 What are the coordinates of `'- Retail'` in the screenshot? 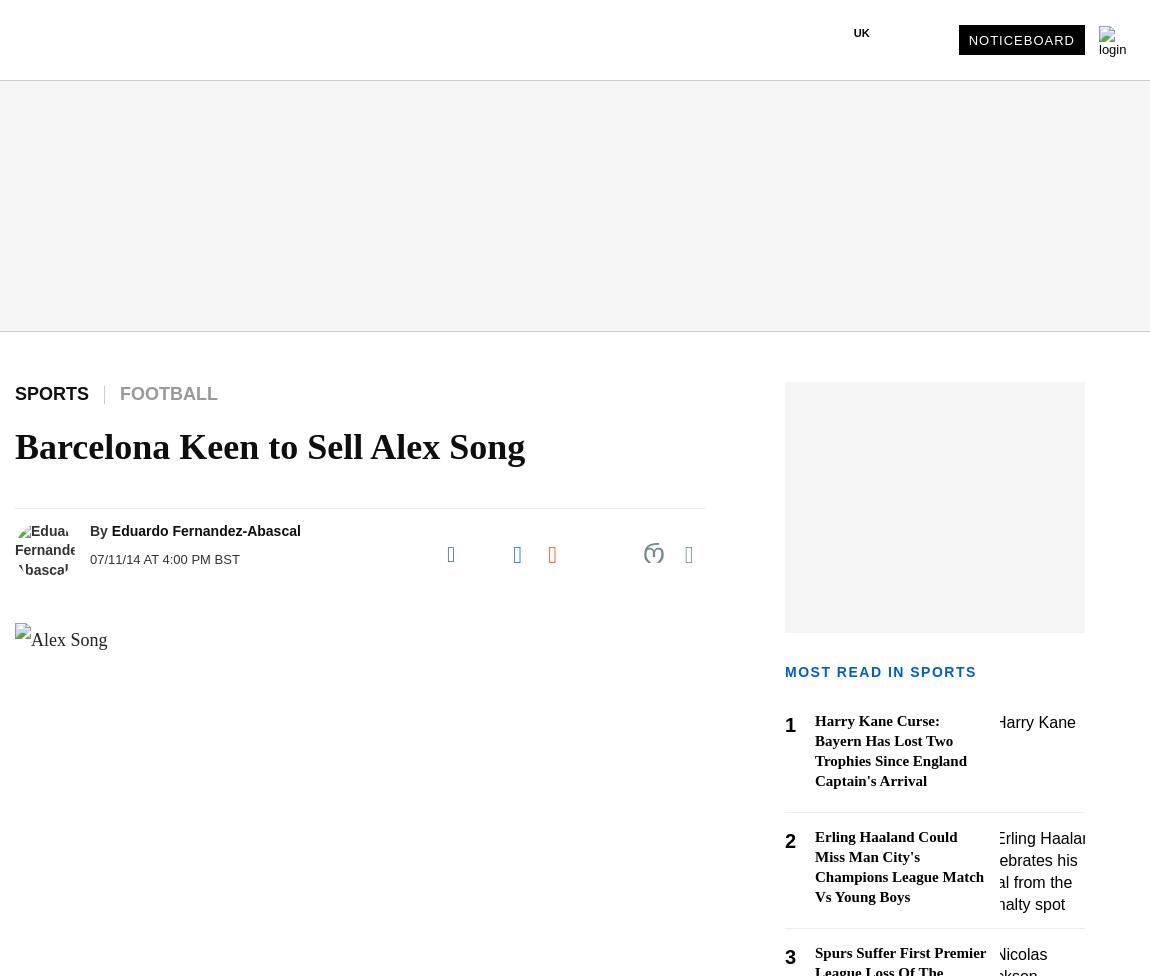 It's located at (46, 309).